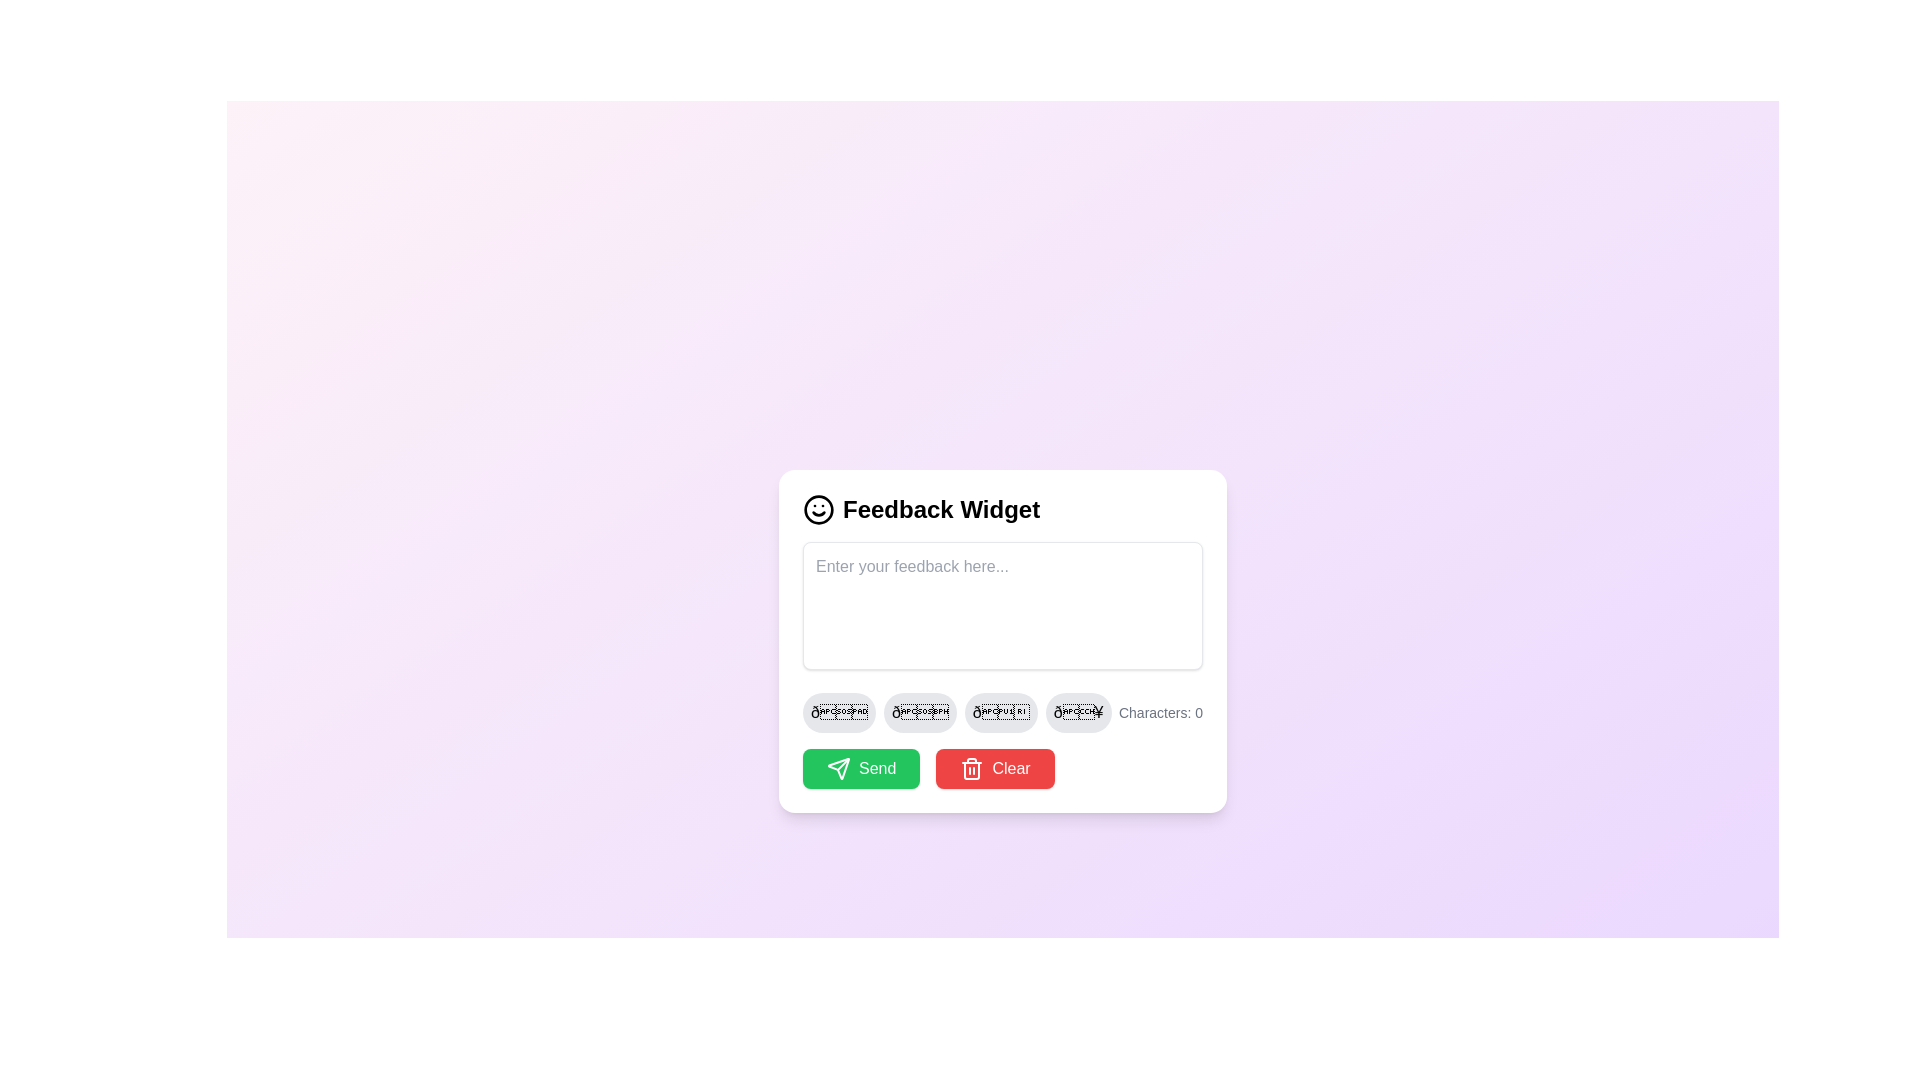 The image size is (1920, 1080). I want to click on the green 'Send' button with rounded edges, which has a white paper plane icon and is adjacent to the red 'Clear' button, so click(861, 767).